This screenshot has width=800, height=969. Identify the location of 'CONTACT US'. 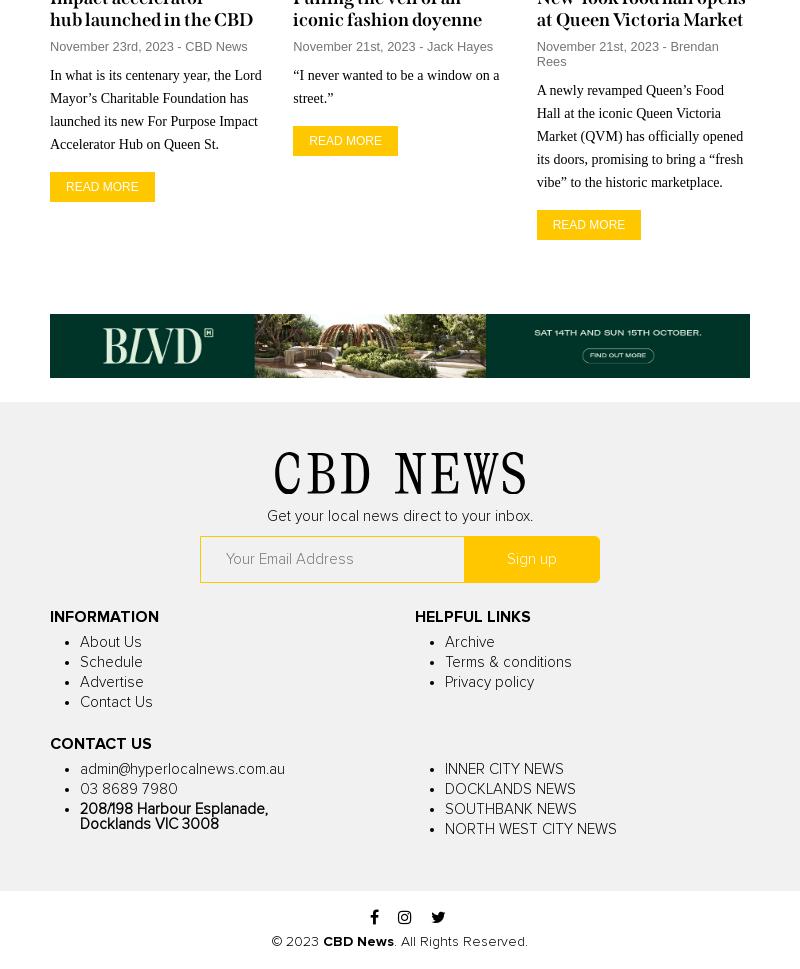
(100, 743).